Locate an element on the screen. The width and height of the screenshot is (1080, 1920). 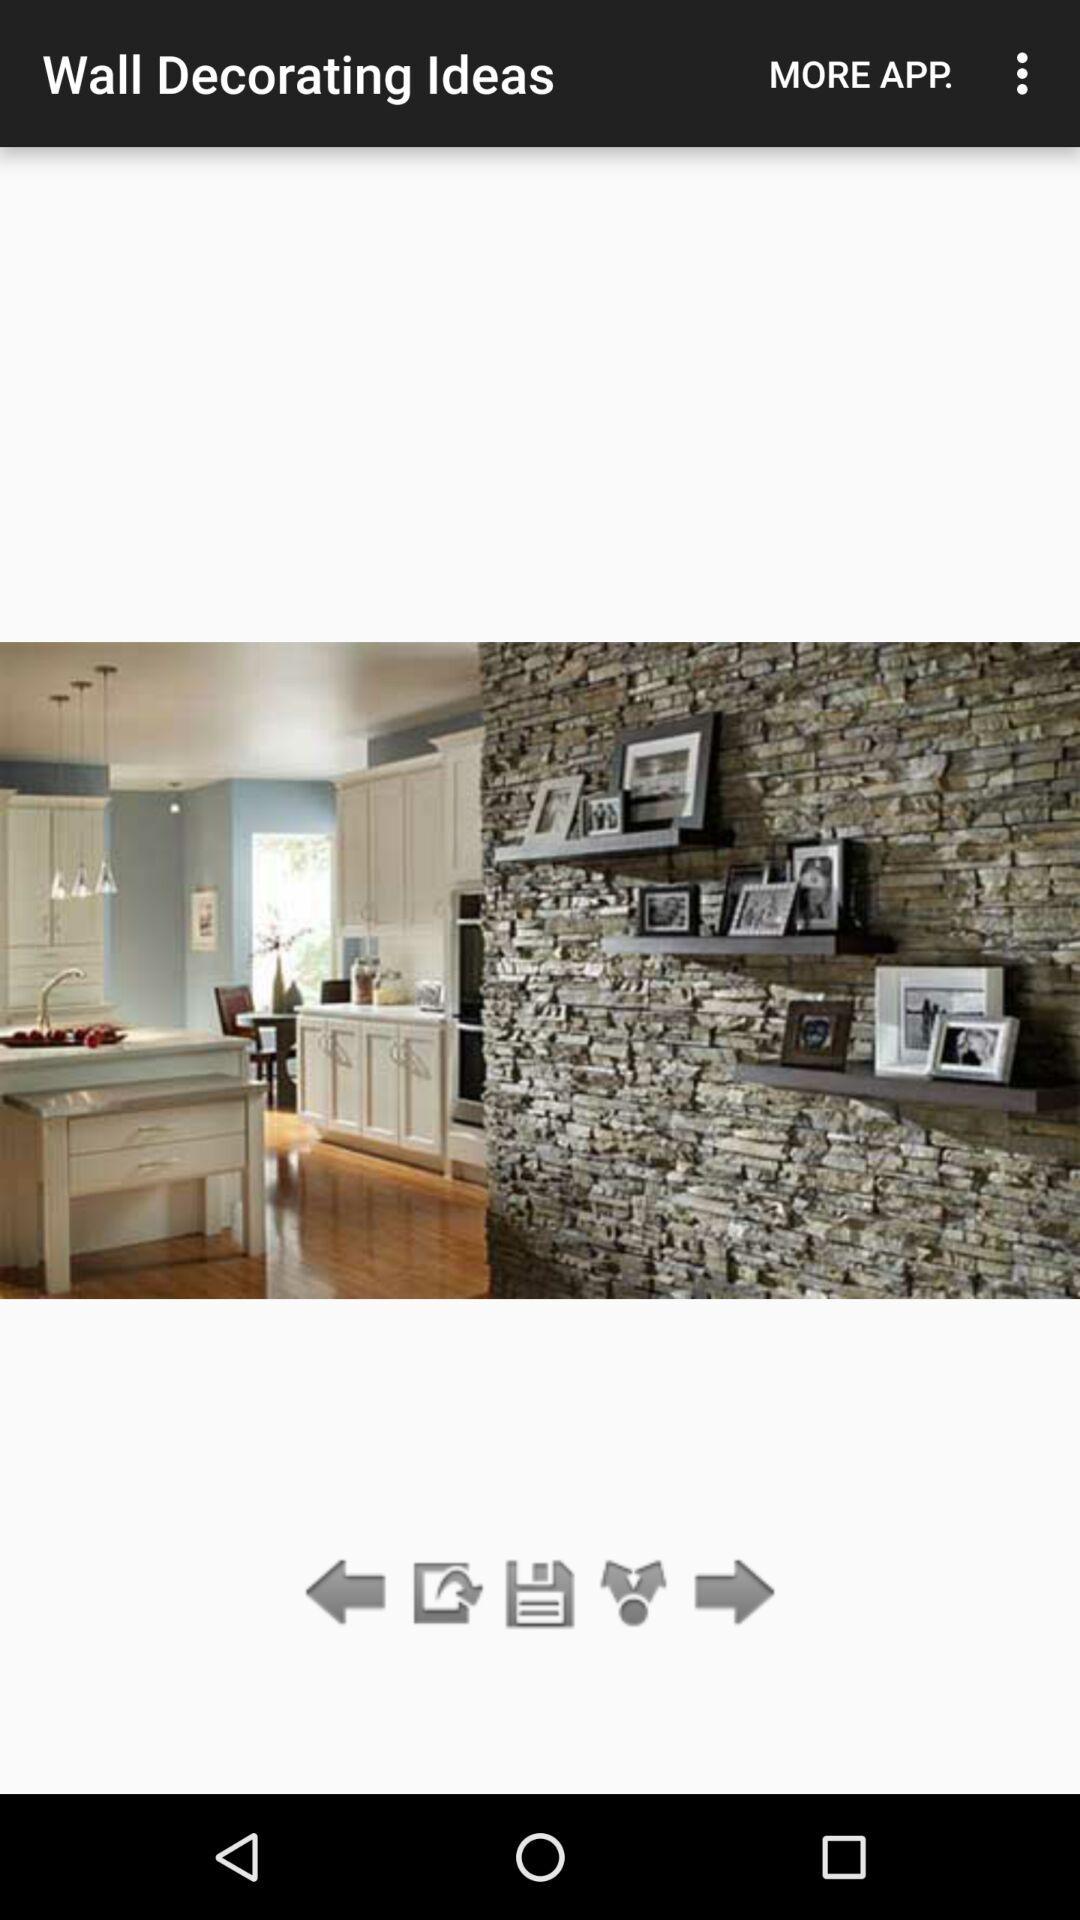
the launch icon is located at coordinates (444, 1593).